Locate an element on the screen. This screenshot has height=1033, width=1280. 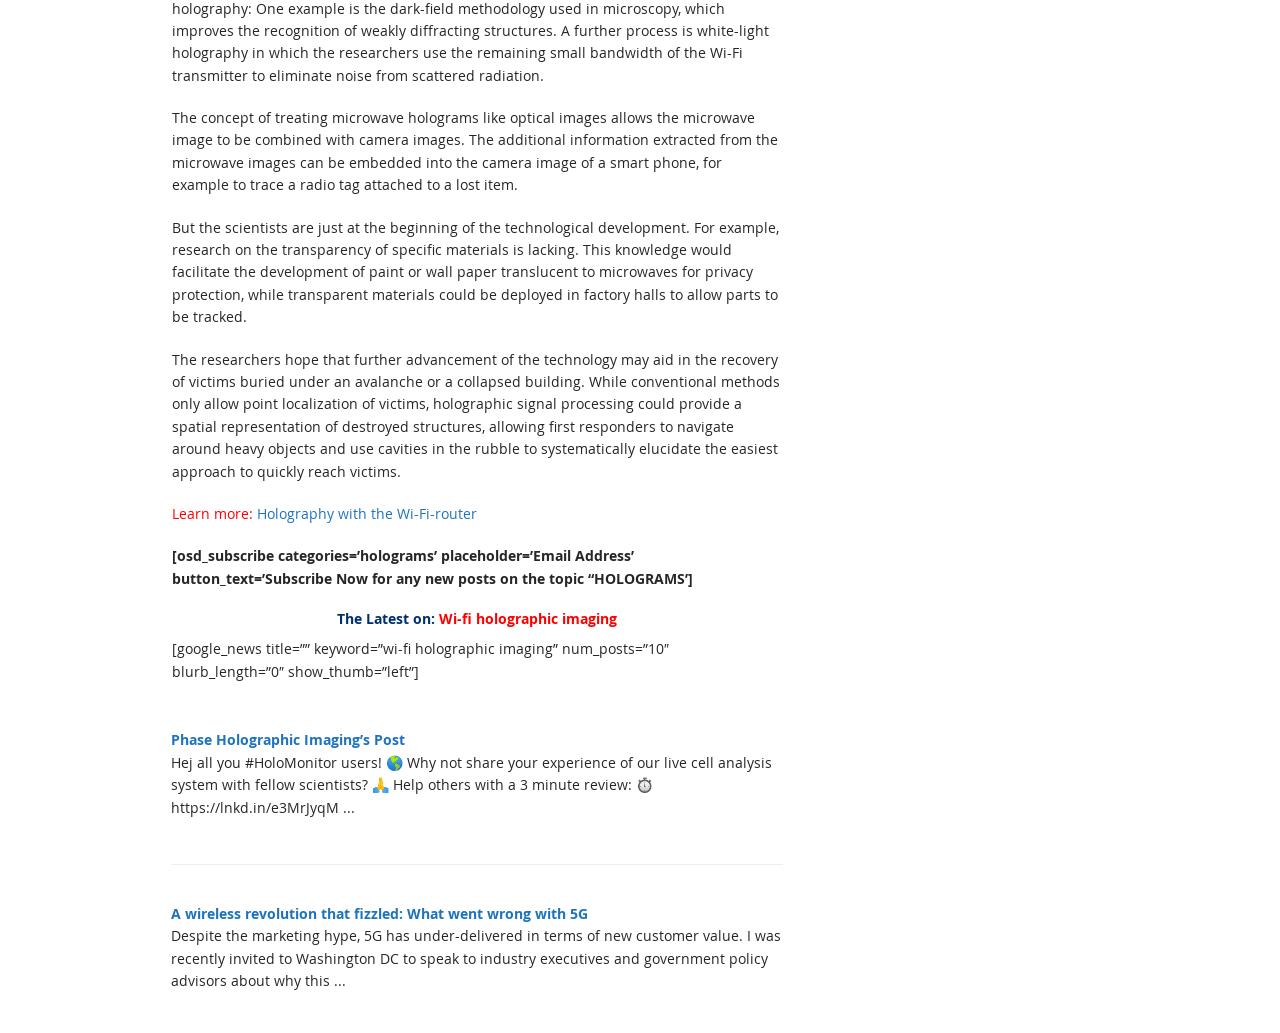
'Learn more:' is located at coordinates (212, 512).